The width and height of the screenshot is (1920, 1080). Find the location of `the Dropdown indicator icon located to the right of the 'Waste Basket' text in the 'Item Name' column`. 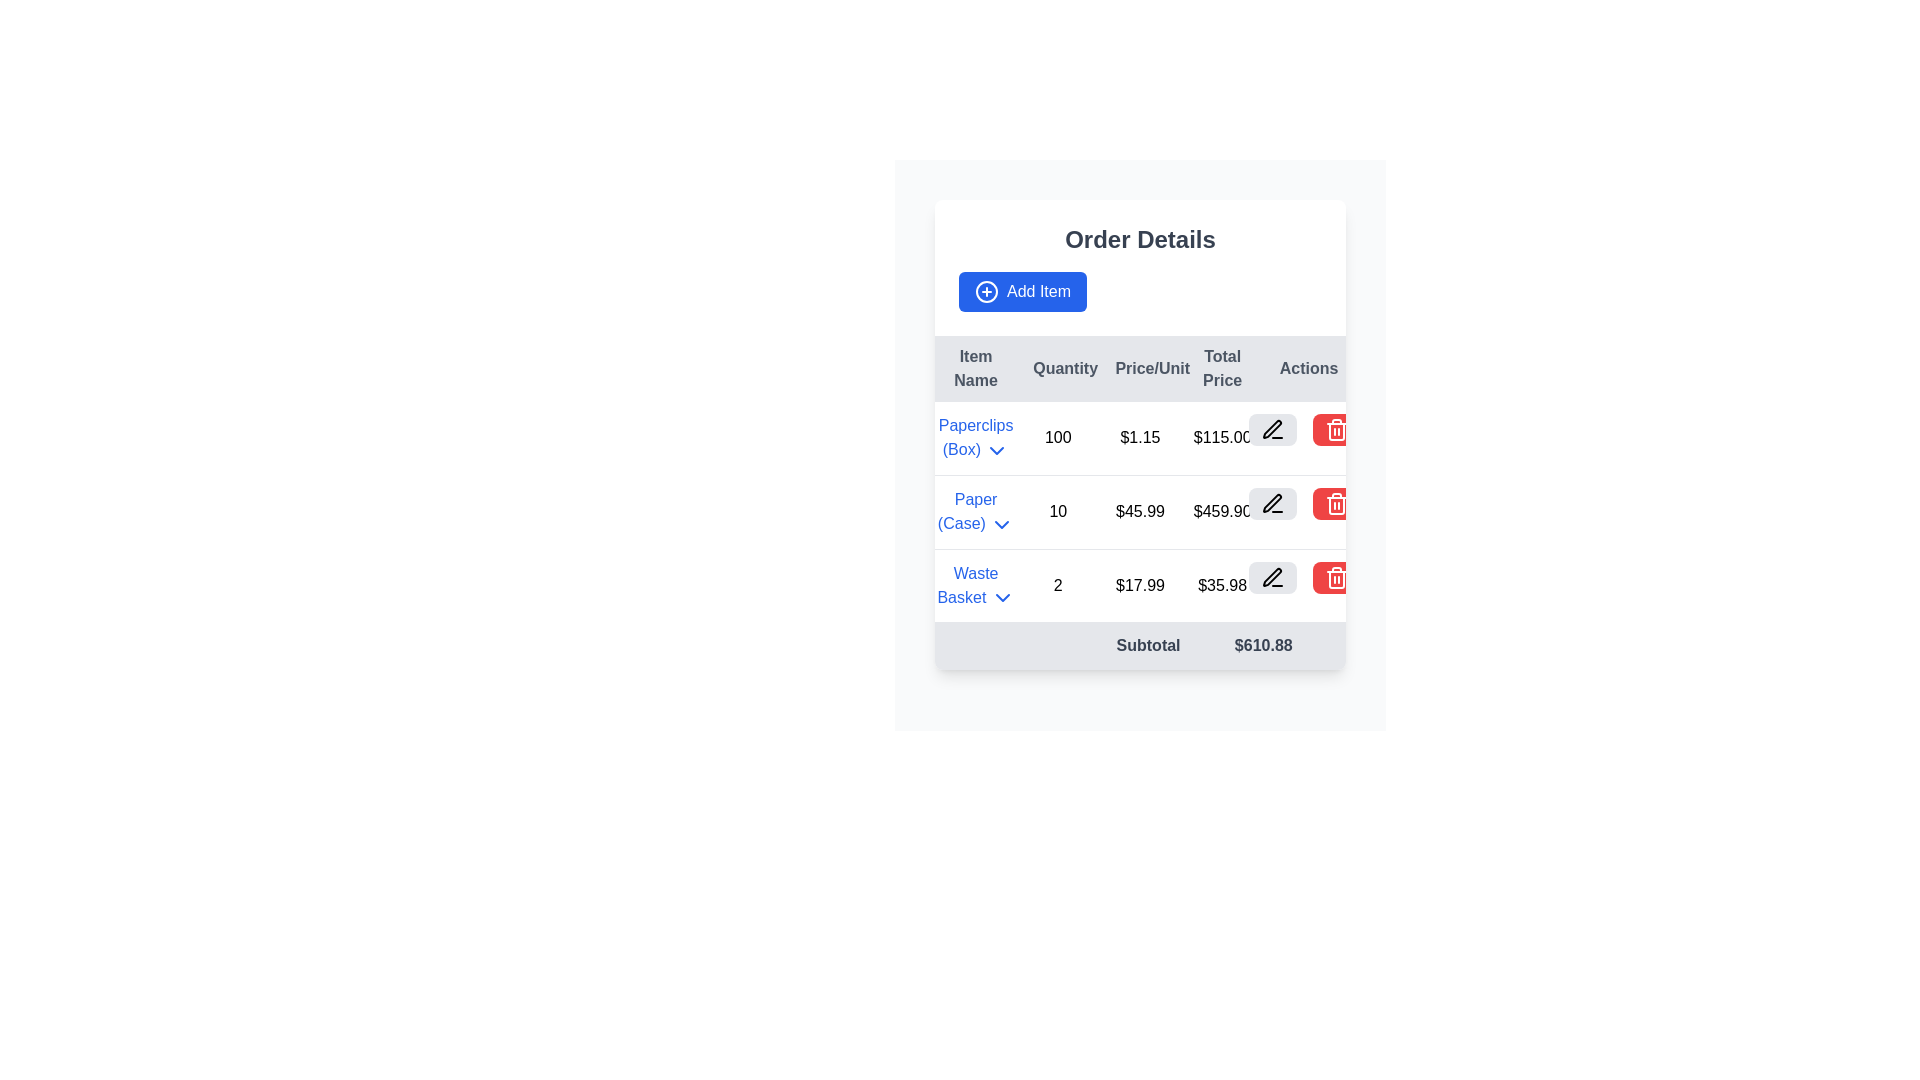

the Dropdown indicator icon located to the right of the 'Waste Basket' text in the 'Item Name' column is located at coordinates (1002, 597).